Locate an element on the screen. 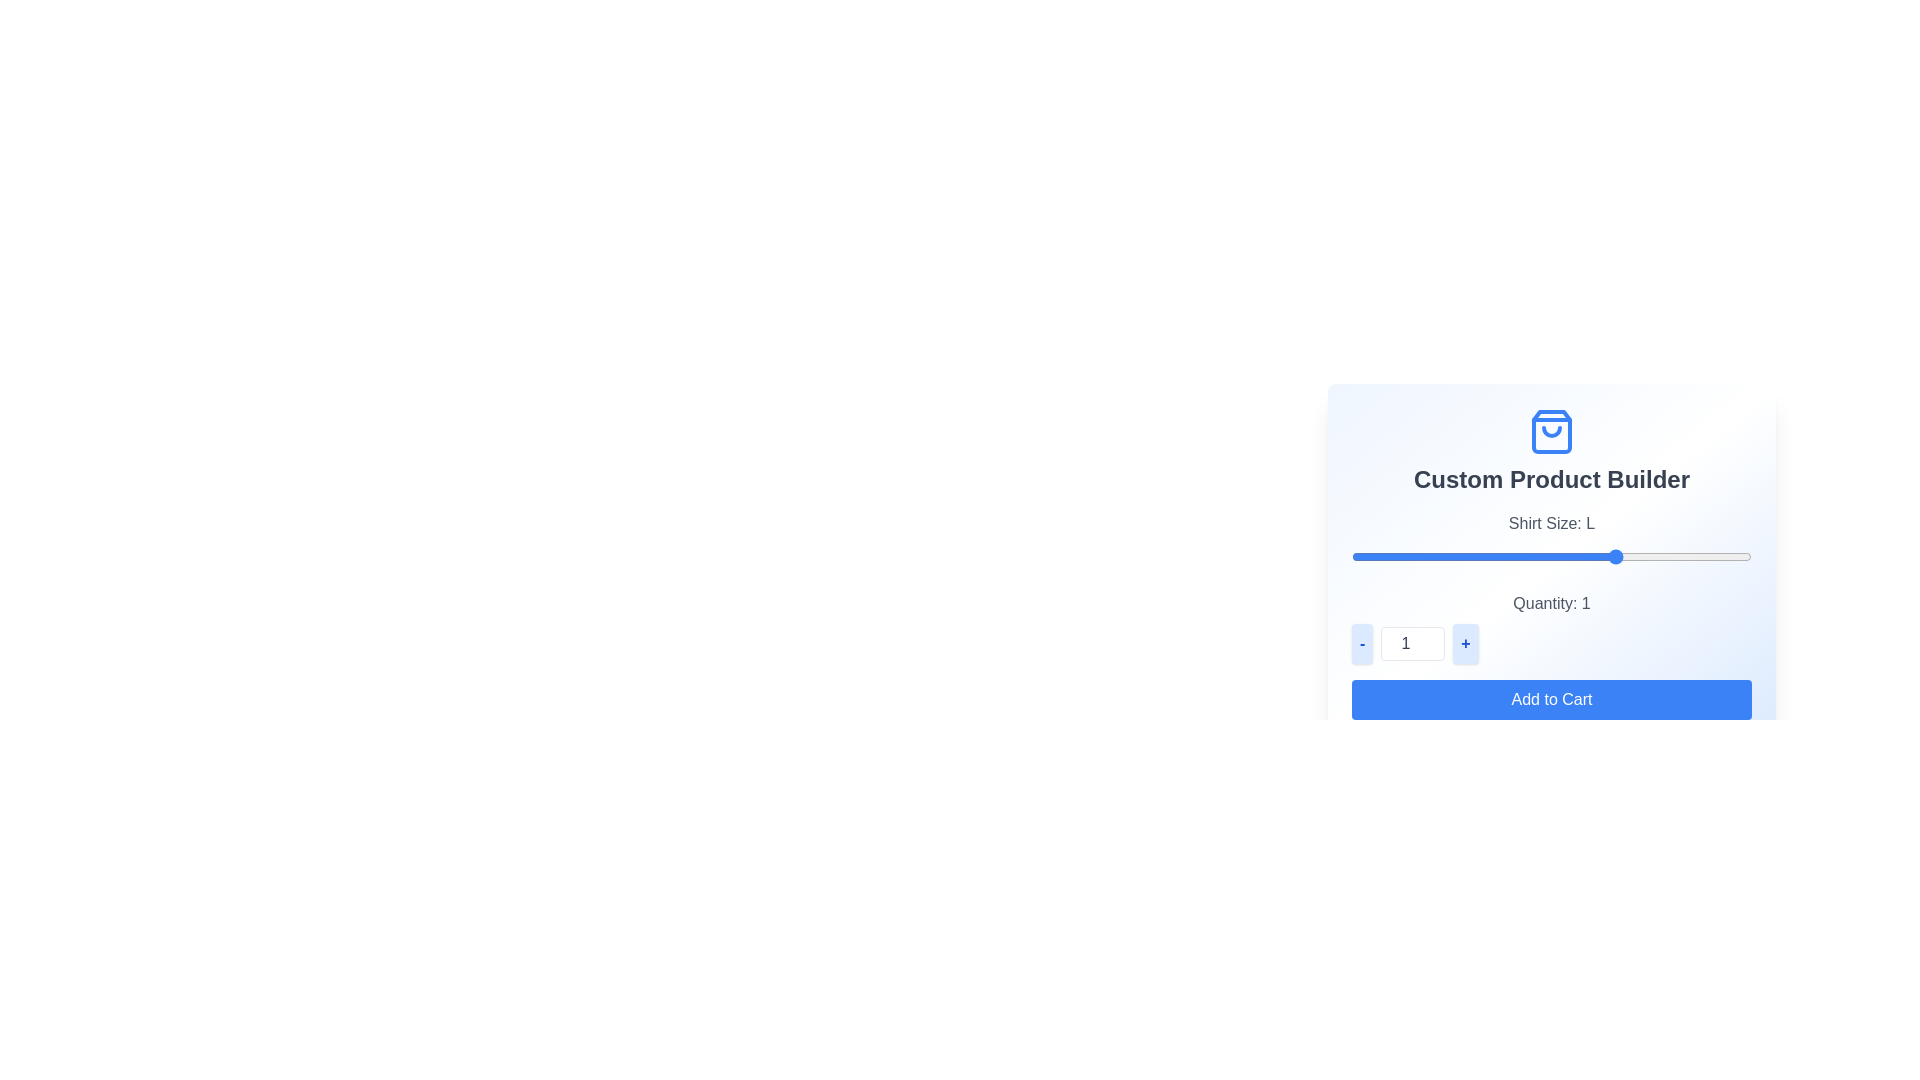  the 'Add to Cart' button located at the bottom of the 'Custom Product Builder' section is located at coordinates (1550, 698).